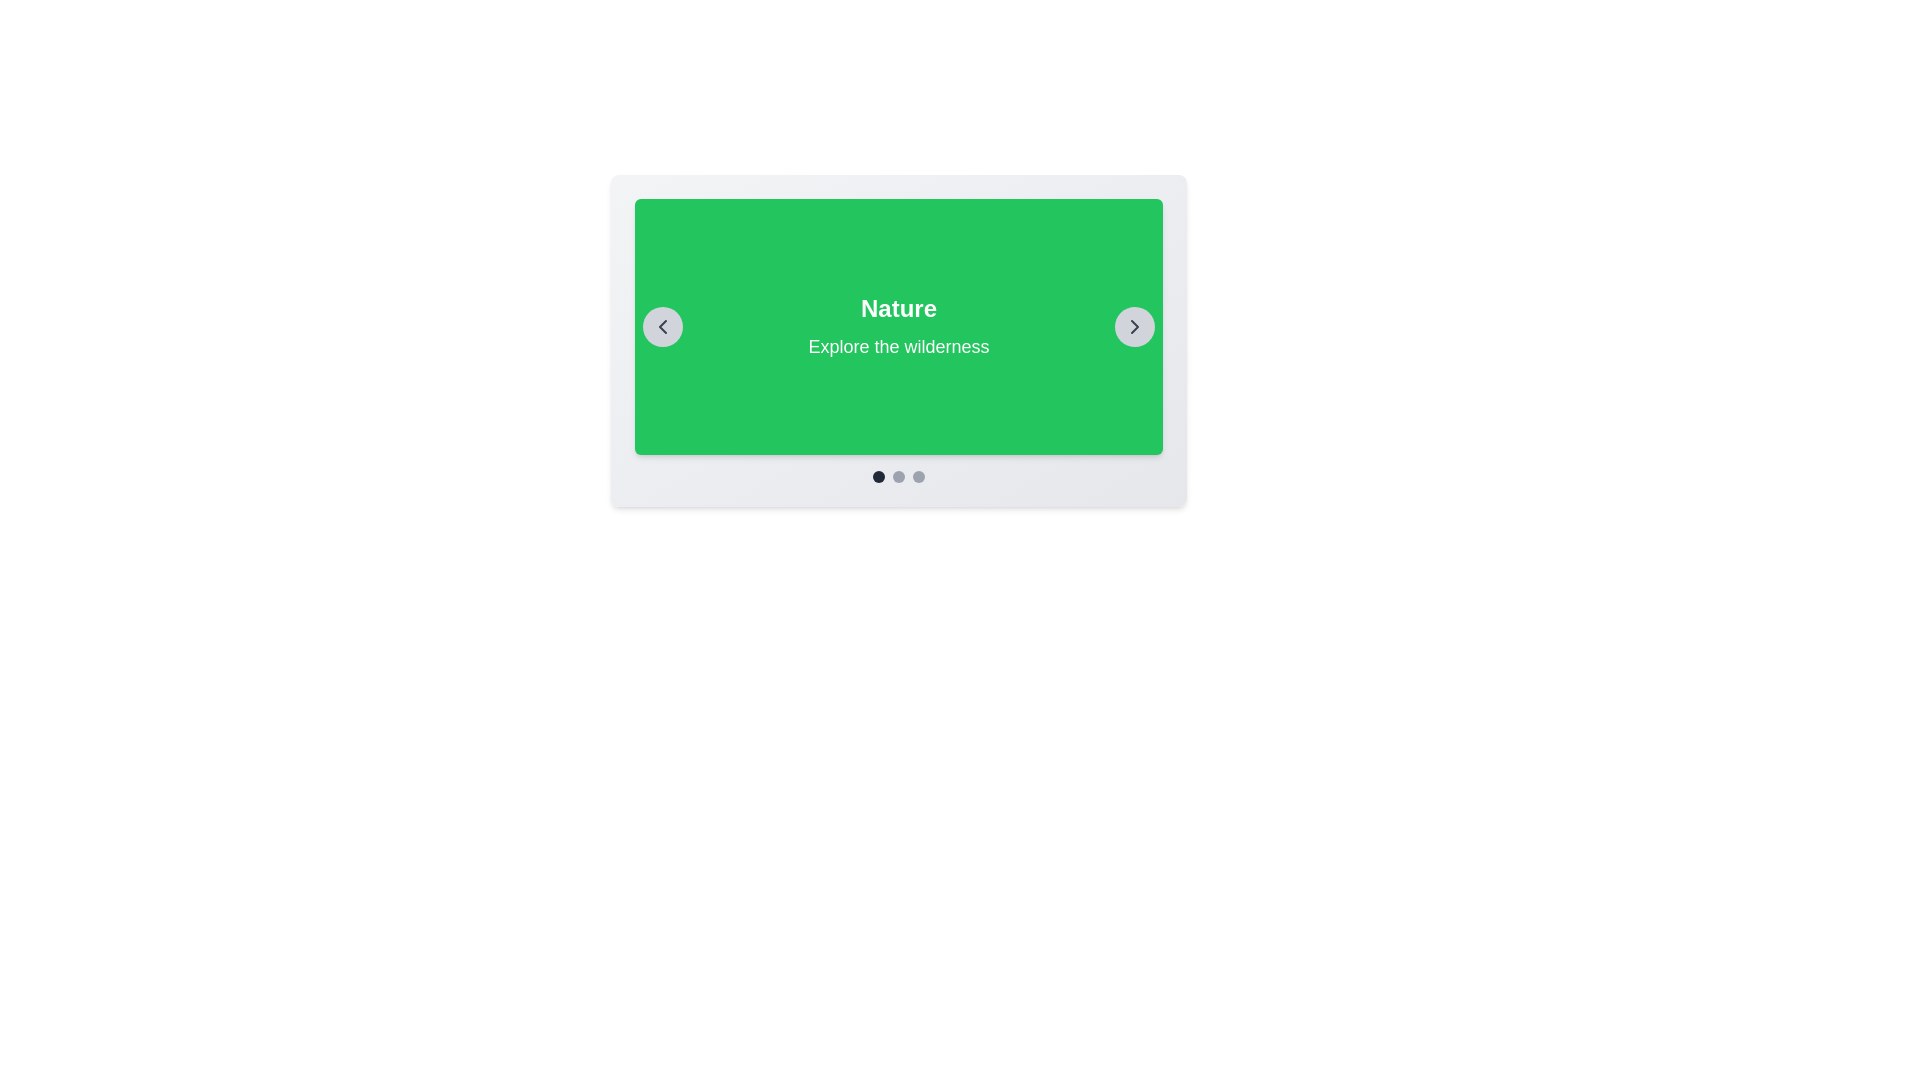  Describe the element at coordinates (878, 477) in the screenshot. I see `the first navigation dot indicator` at that location.